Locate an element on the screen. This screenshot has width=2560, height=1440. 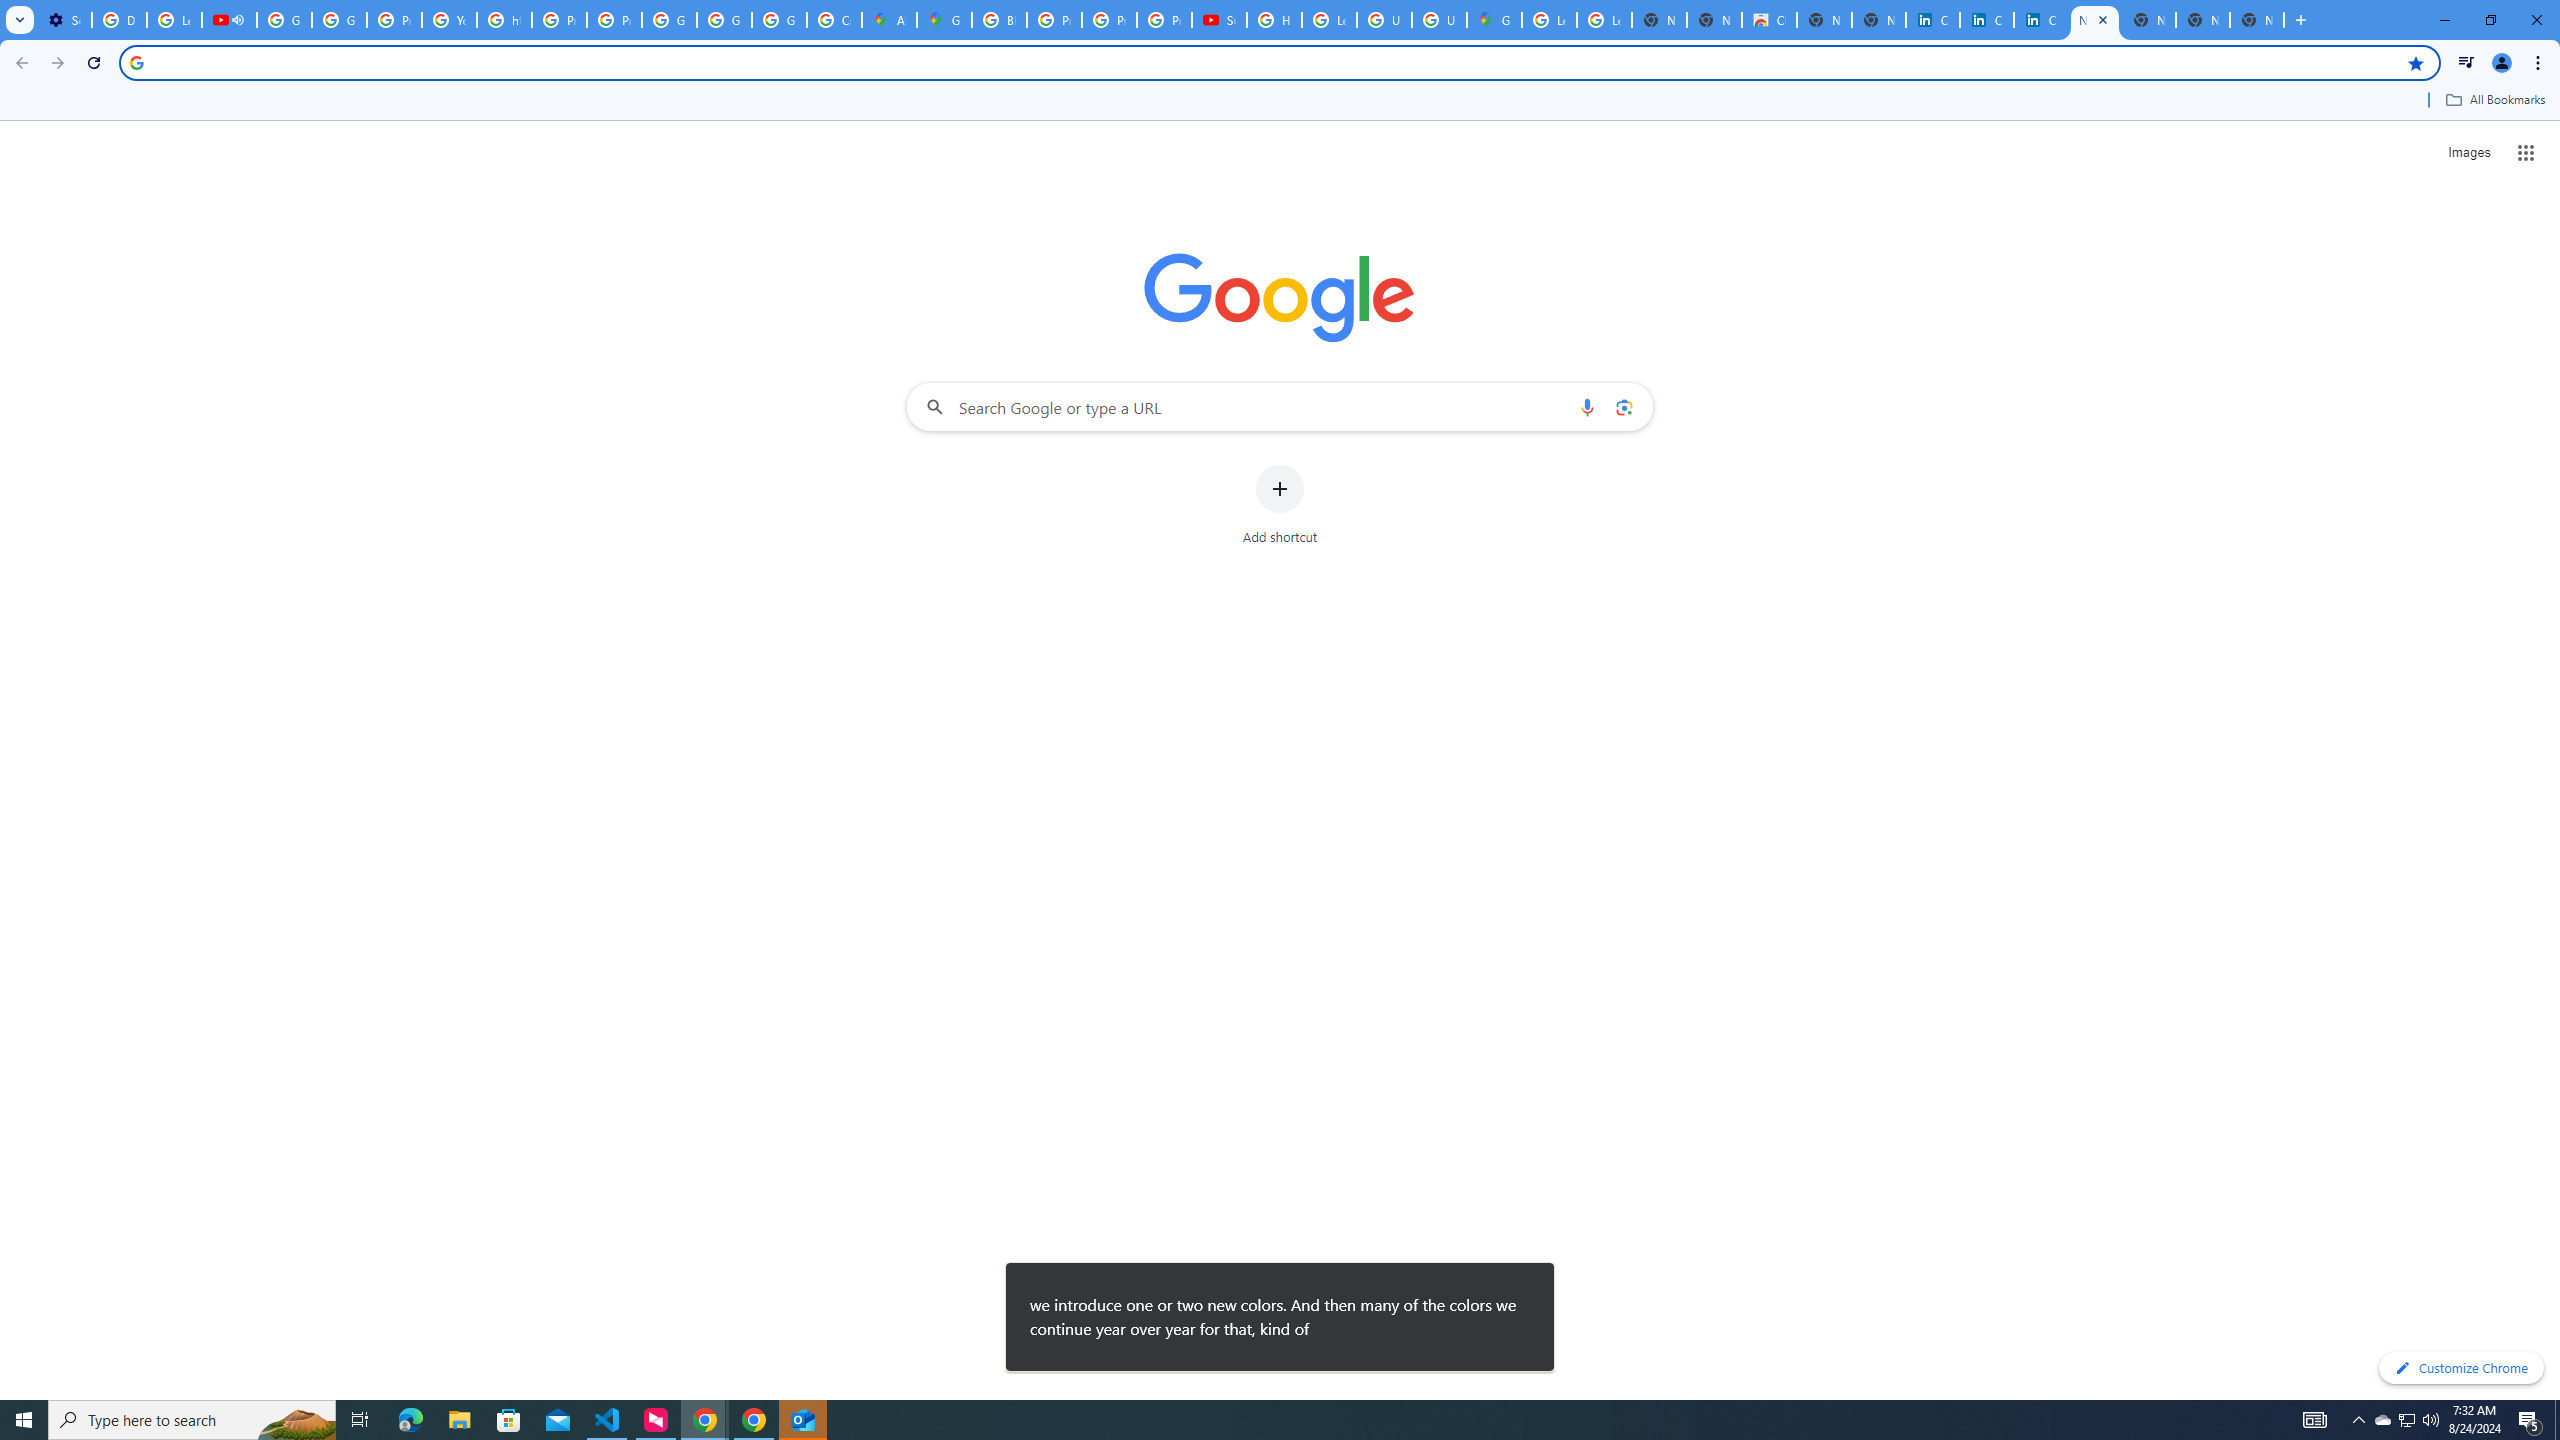
'Delete photos & videos - Computer - Google Photos Help' is located at coordinates (118, 19).